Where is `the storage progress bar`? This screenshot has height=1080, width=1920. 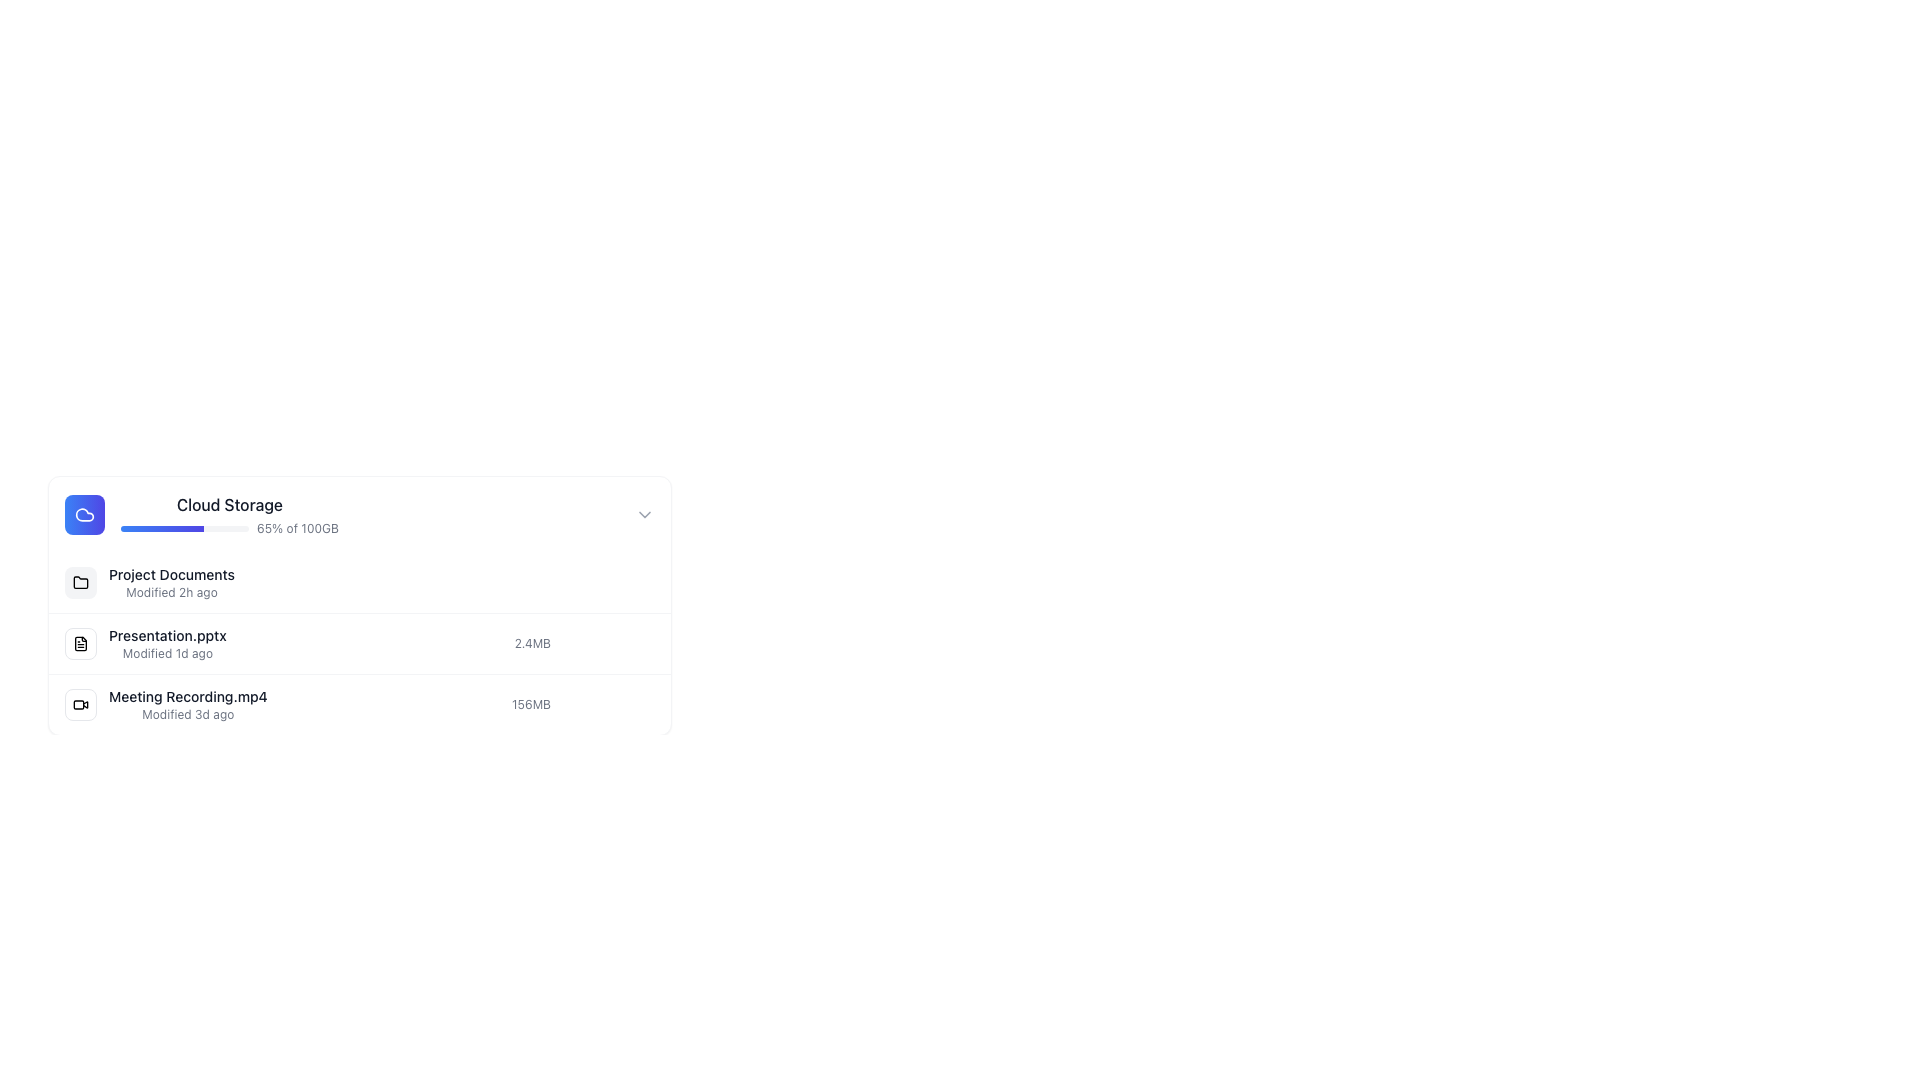 the storage progress bar is located at coordinates (161, 527).